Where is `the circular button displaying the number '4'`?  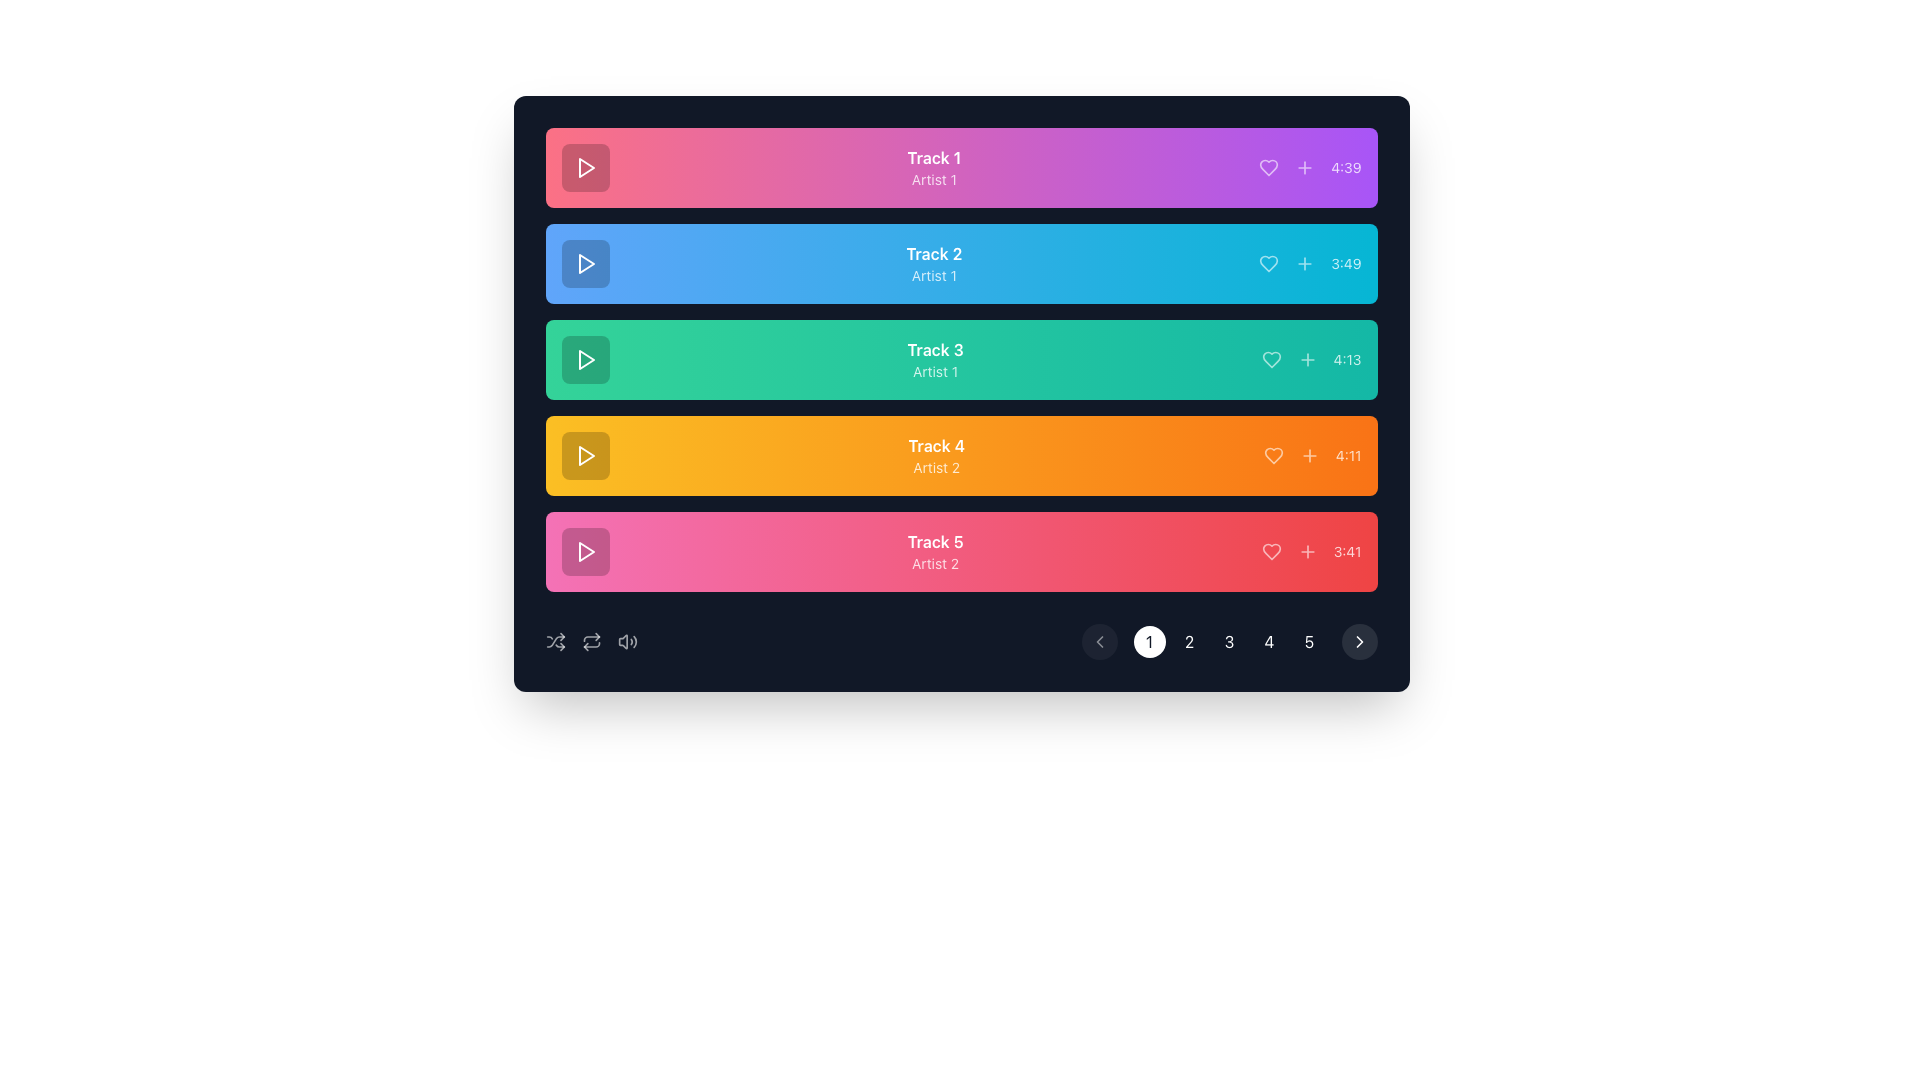
the circular button displaying the number '4' is located at coordinates (1268, 641).